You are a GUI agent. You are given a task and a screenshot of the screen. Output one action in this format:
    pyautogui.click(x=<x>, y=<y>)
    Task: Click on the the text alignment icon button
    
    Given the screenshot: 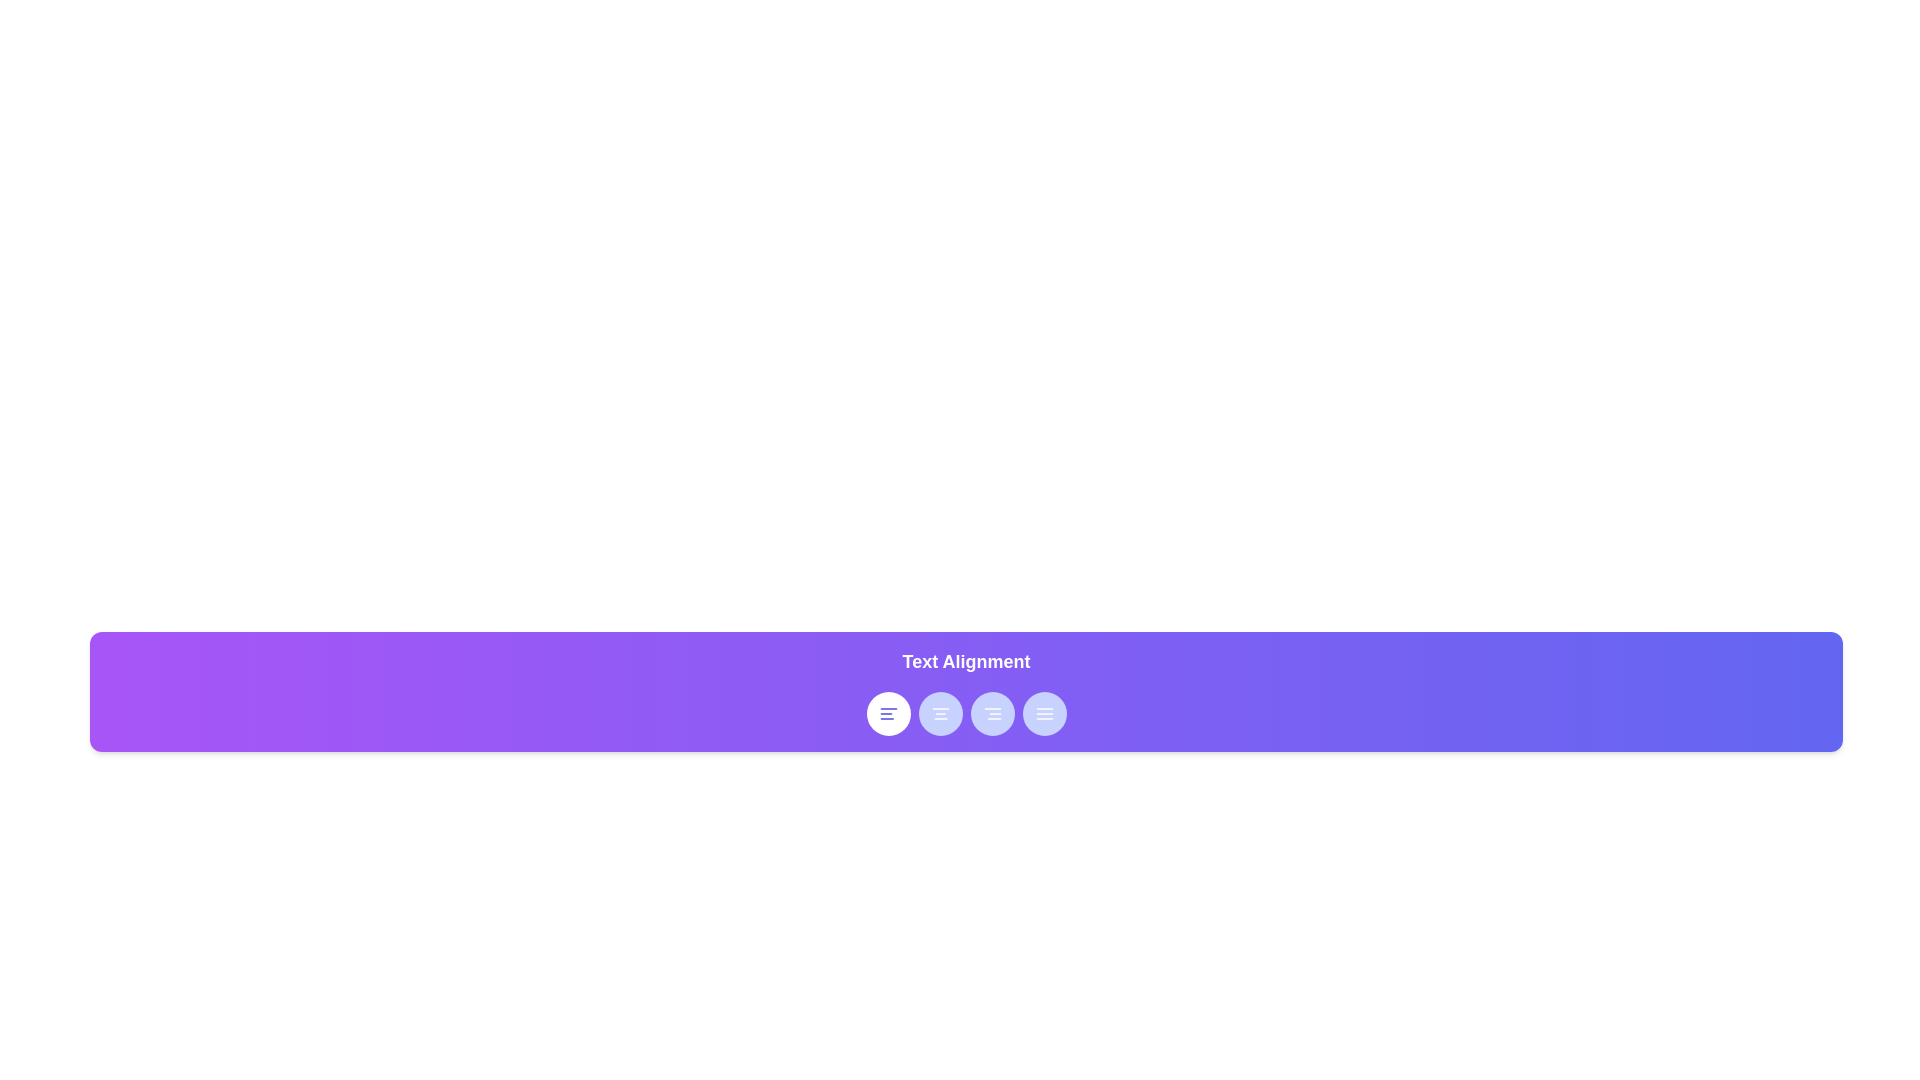 What is the action you would take?
    pyautogui.click(x=887, y=712)
    